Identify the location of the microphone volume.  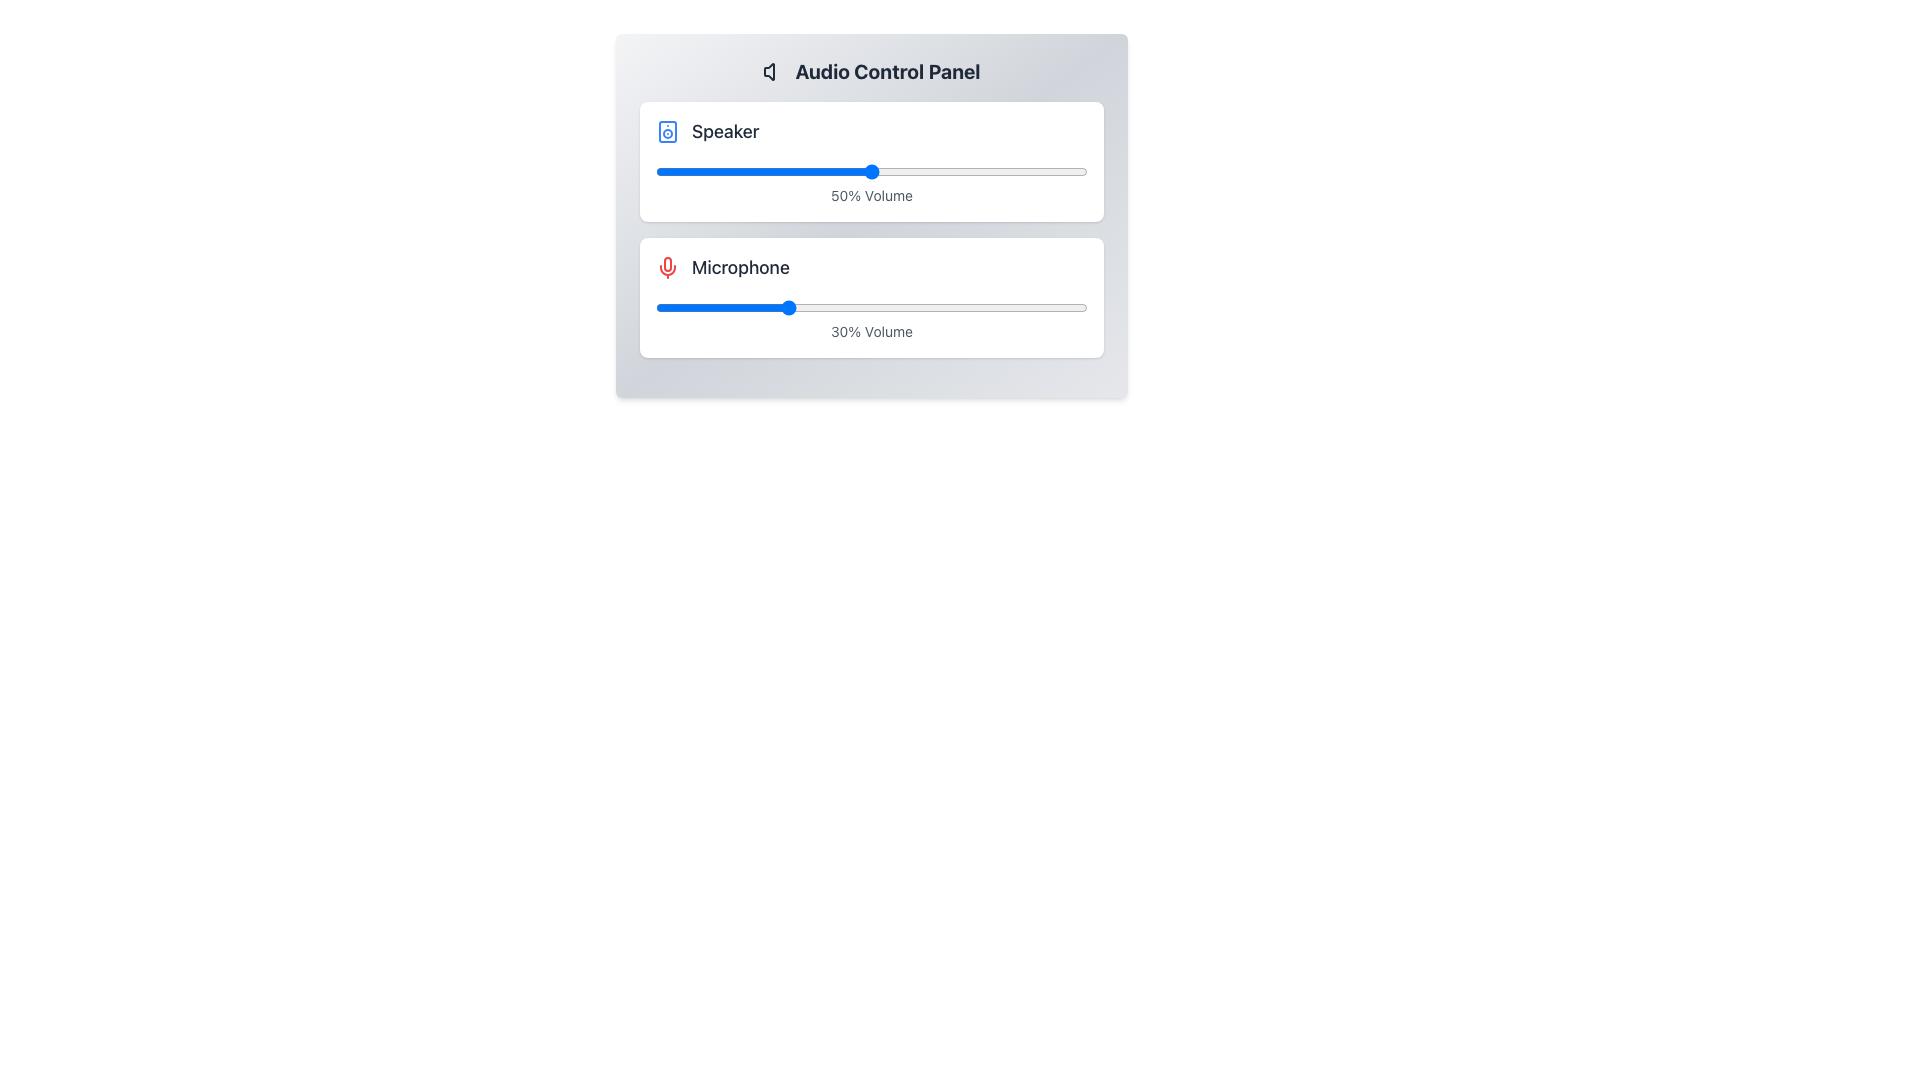
(797, 308).